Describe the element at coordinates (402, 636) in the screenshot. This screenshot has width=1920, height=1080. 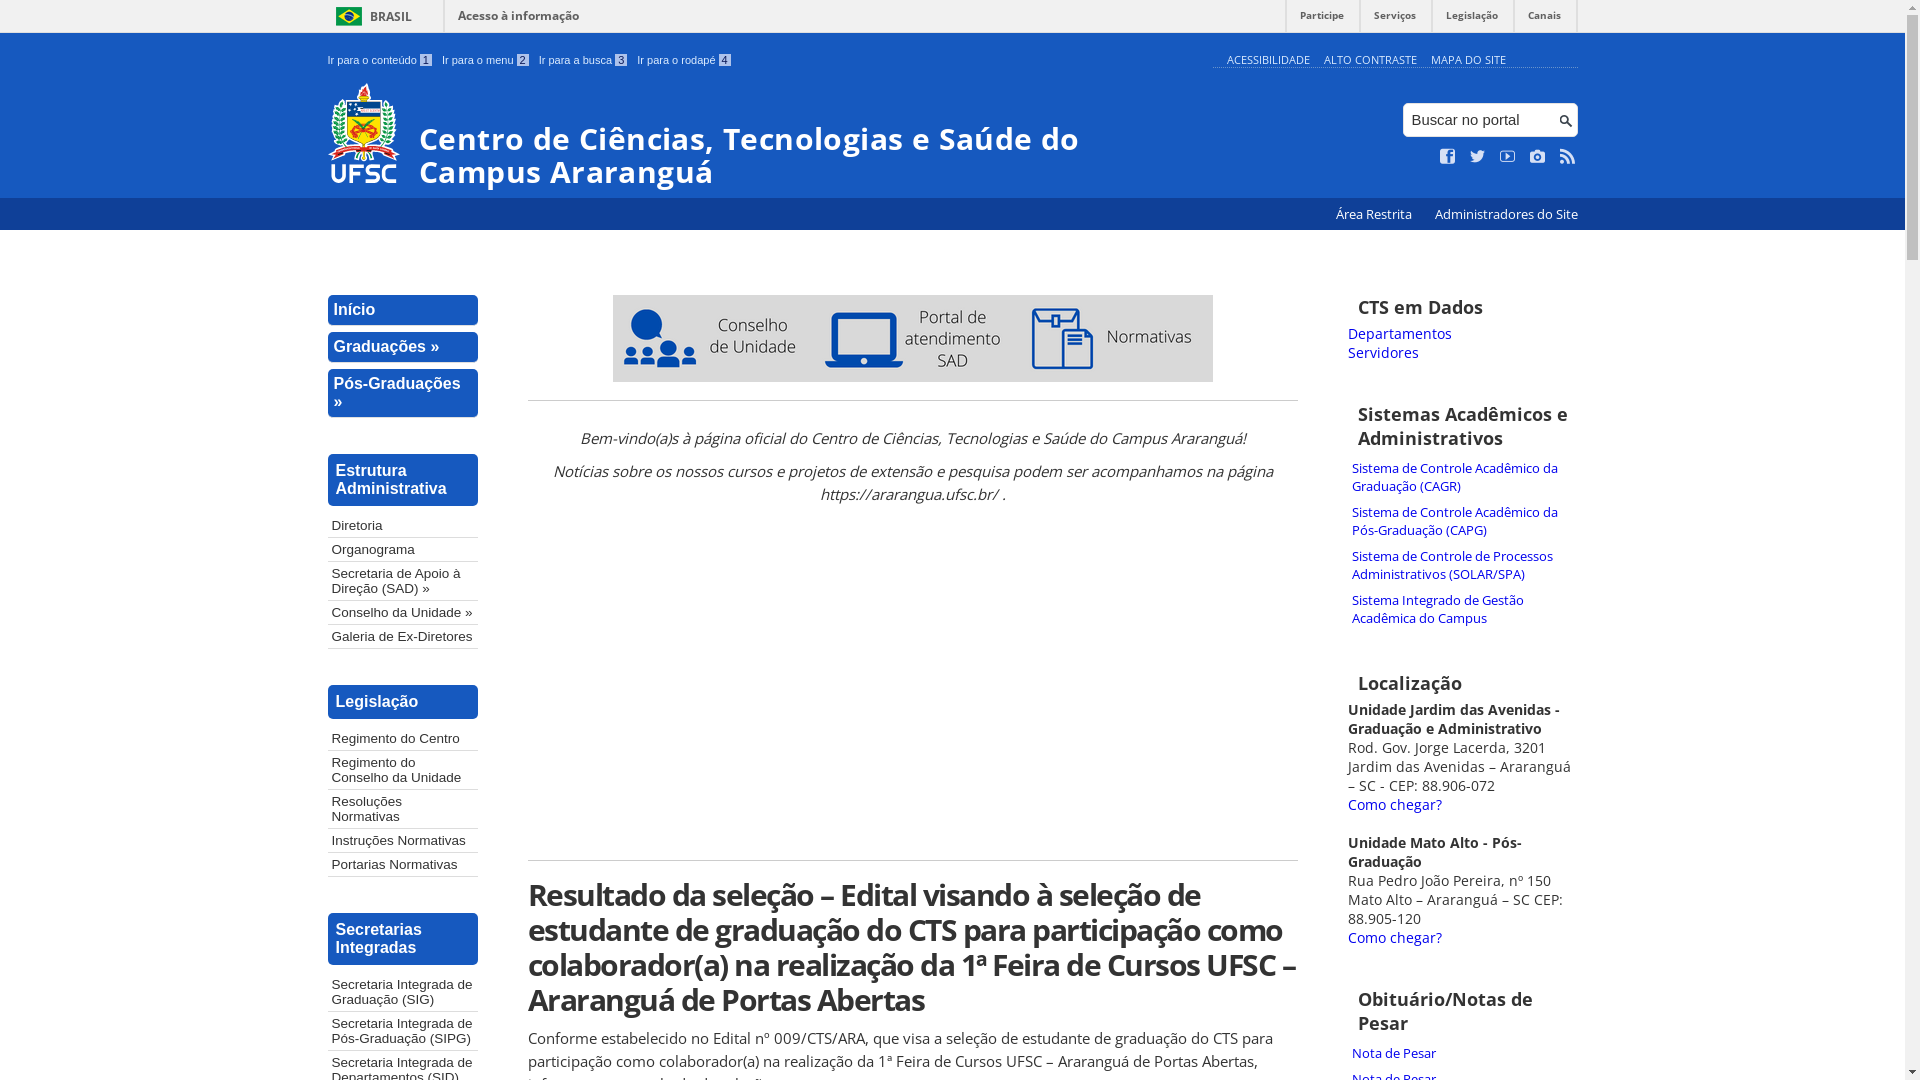
I see `'Galeria de Ex-Diretores'` at that location.